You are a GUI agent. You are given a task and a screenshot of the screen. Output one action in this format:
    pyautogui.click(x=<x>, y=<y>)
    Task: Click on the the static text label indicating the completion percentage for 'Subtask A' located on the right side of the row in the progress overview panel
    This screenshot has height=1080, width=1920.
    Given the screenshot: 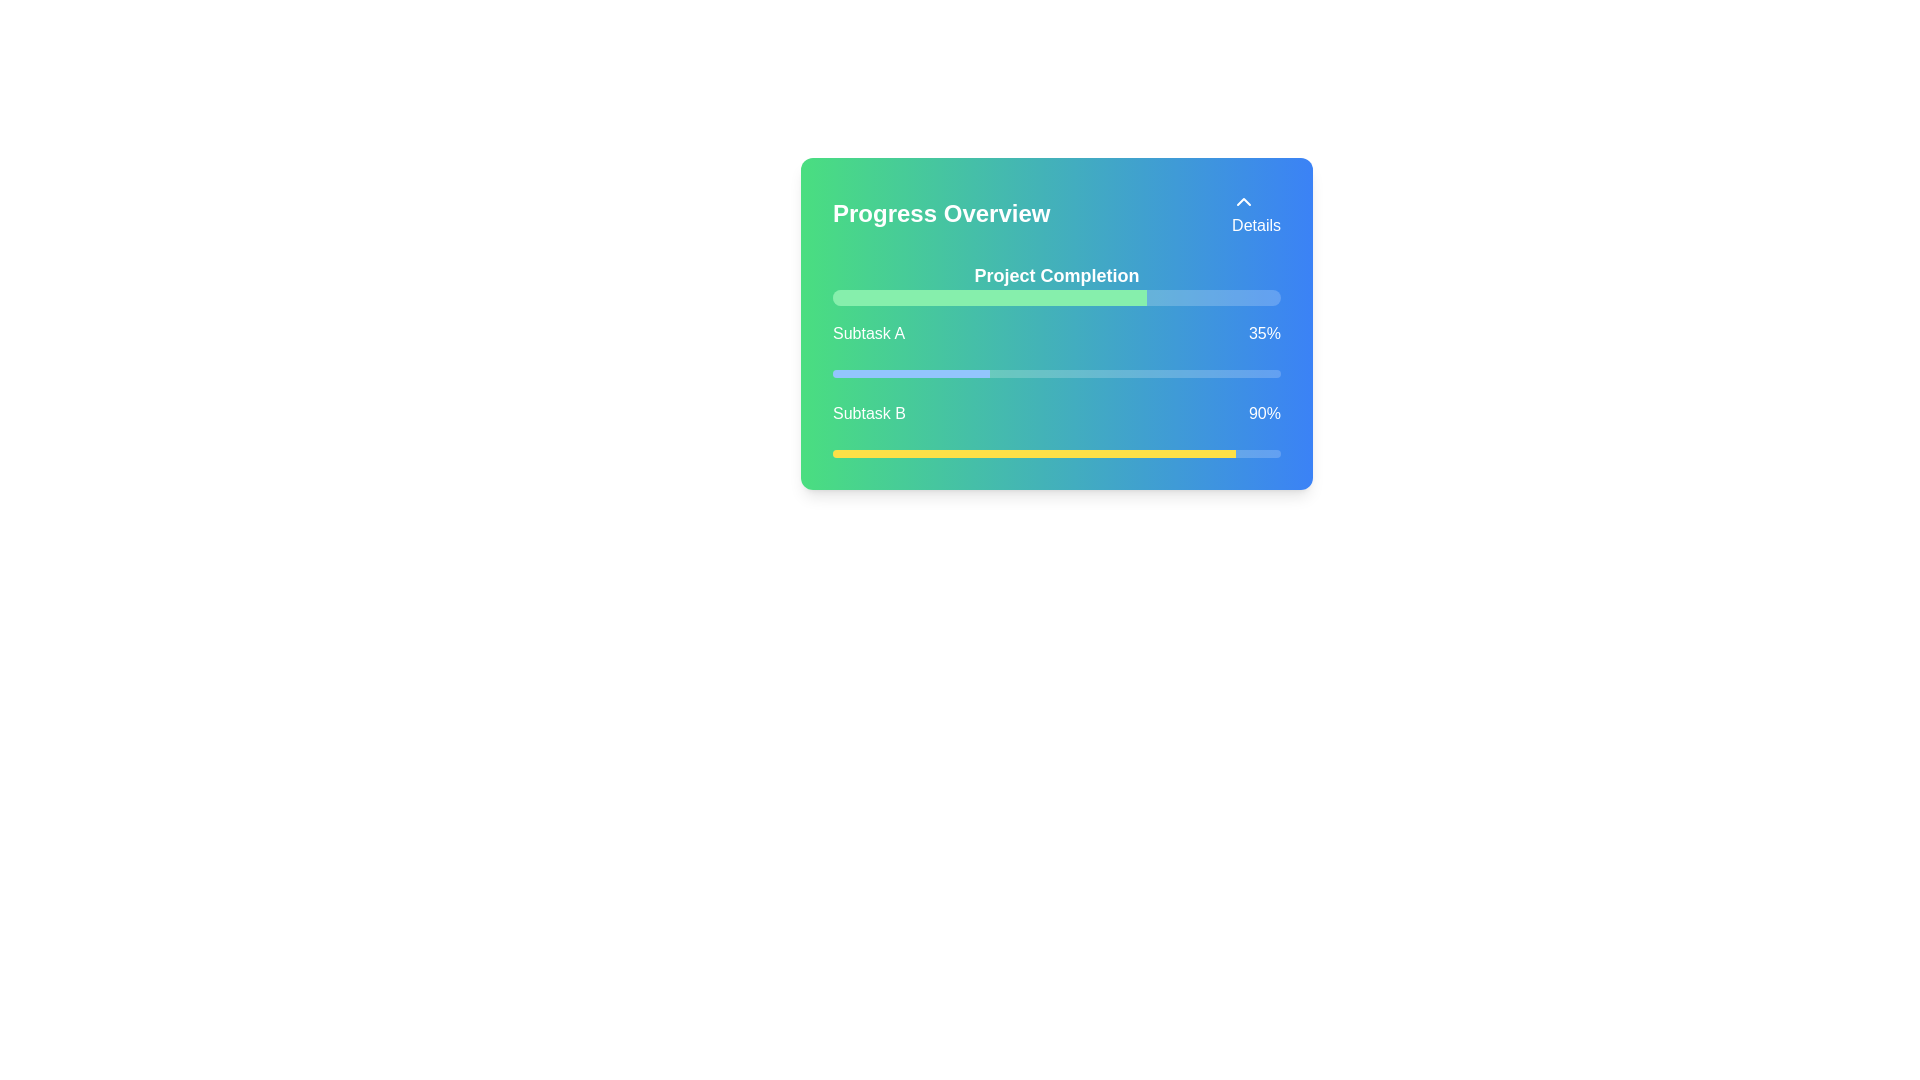 What is the action you would take?
    pyautogui.click(x=1263, y=333)
    